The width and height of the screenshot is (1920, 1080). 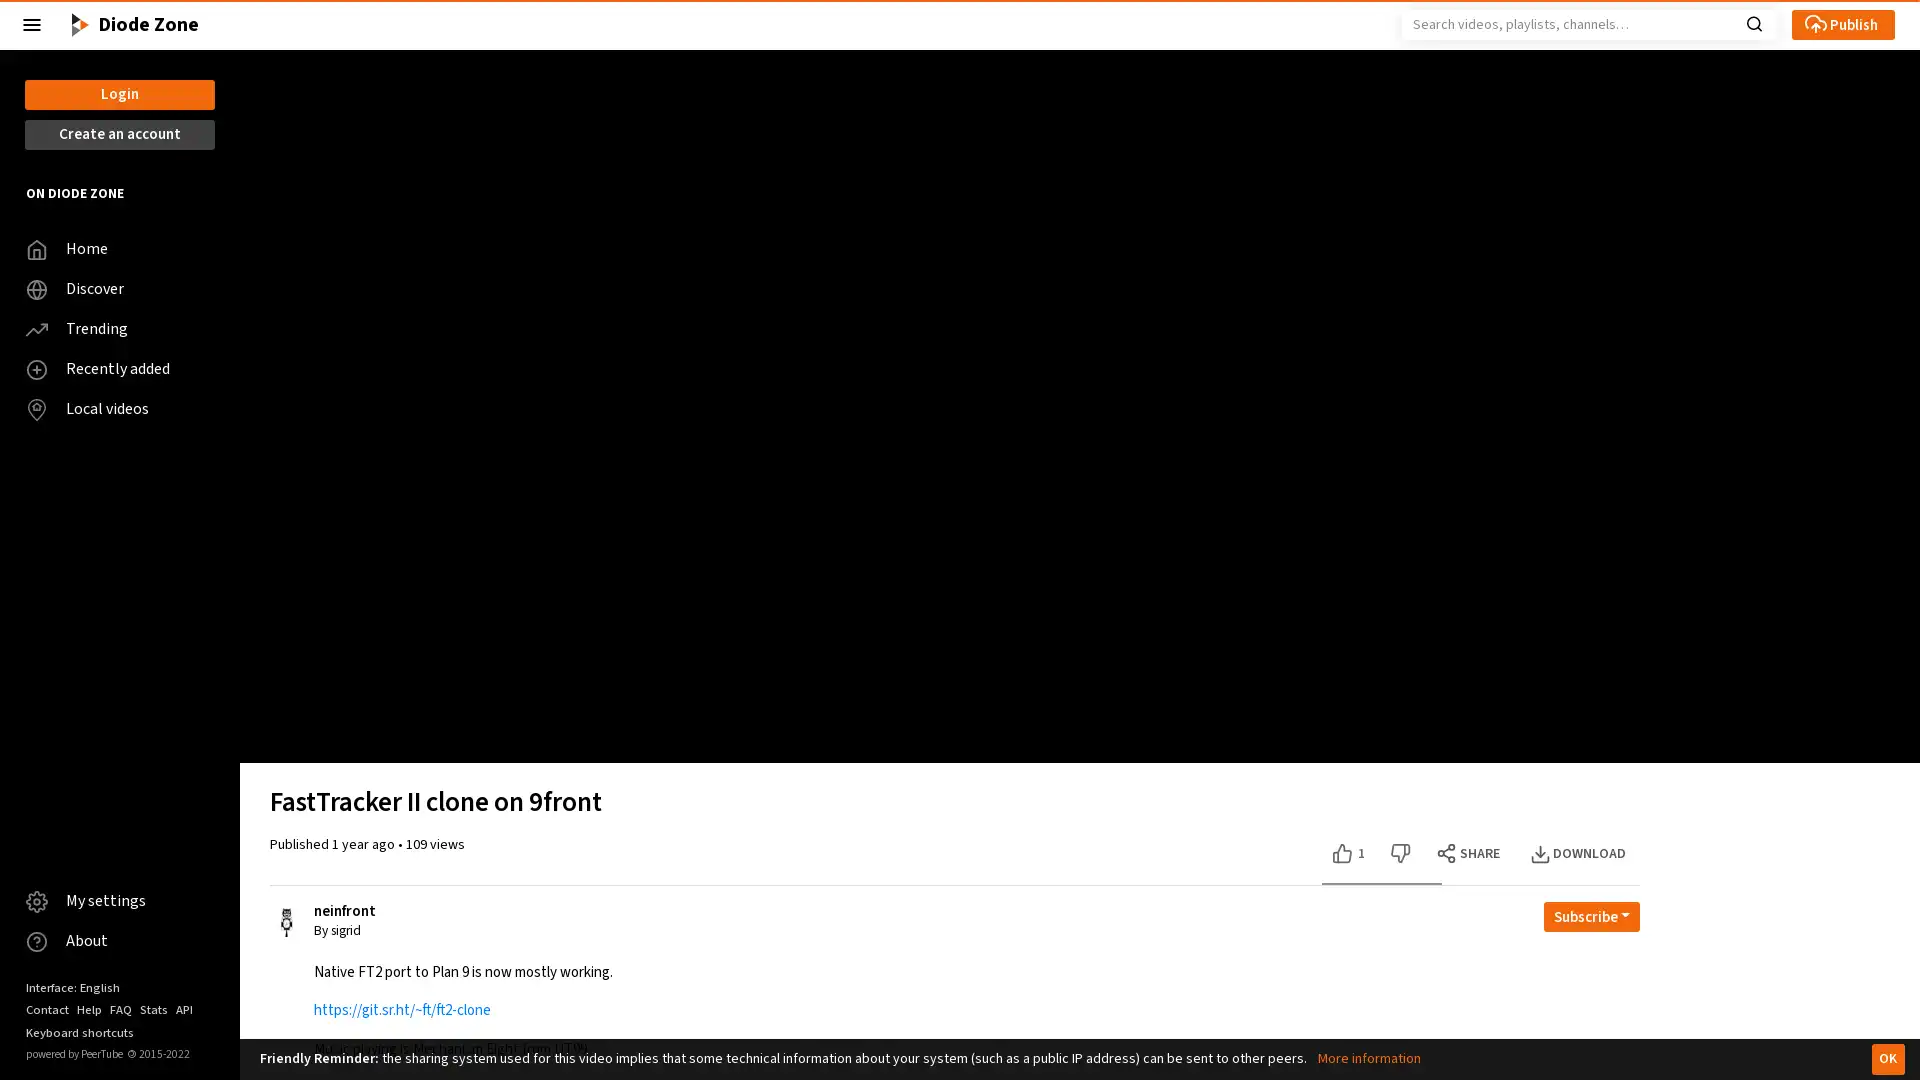 What do you see at coordinates (32, 24) in the screenshot?
I see `Close the left menu` at bounding box center [32, 24].